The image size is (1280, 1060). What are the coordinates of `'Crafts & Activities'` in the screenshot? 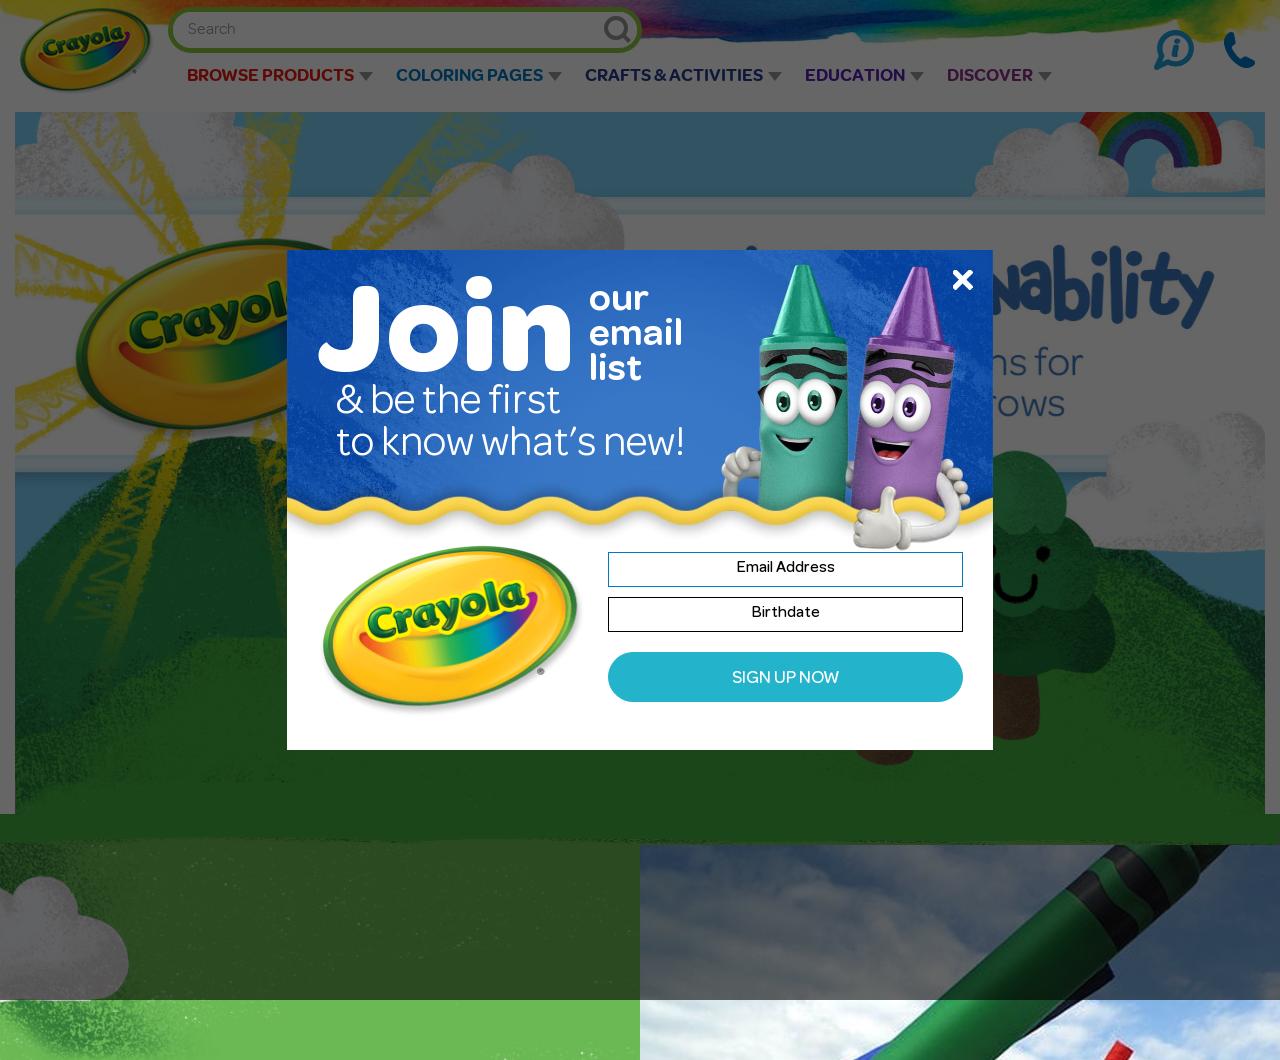 It's located at (583, 73).